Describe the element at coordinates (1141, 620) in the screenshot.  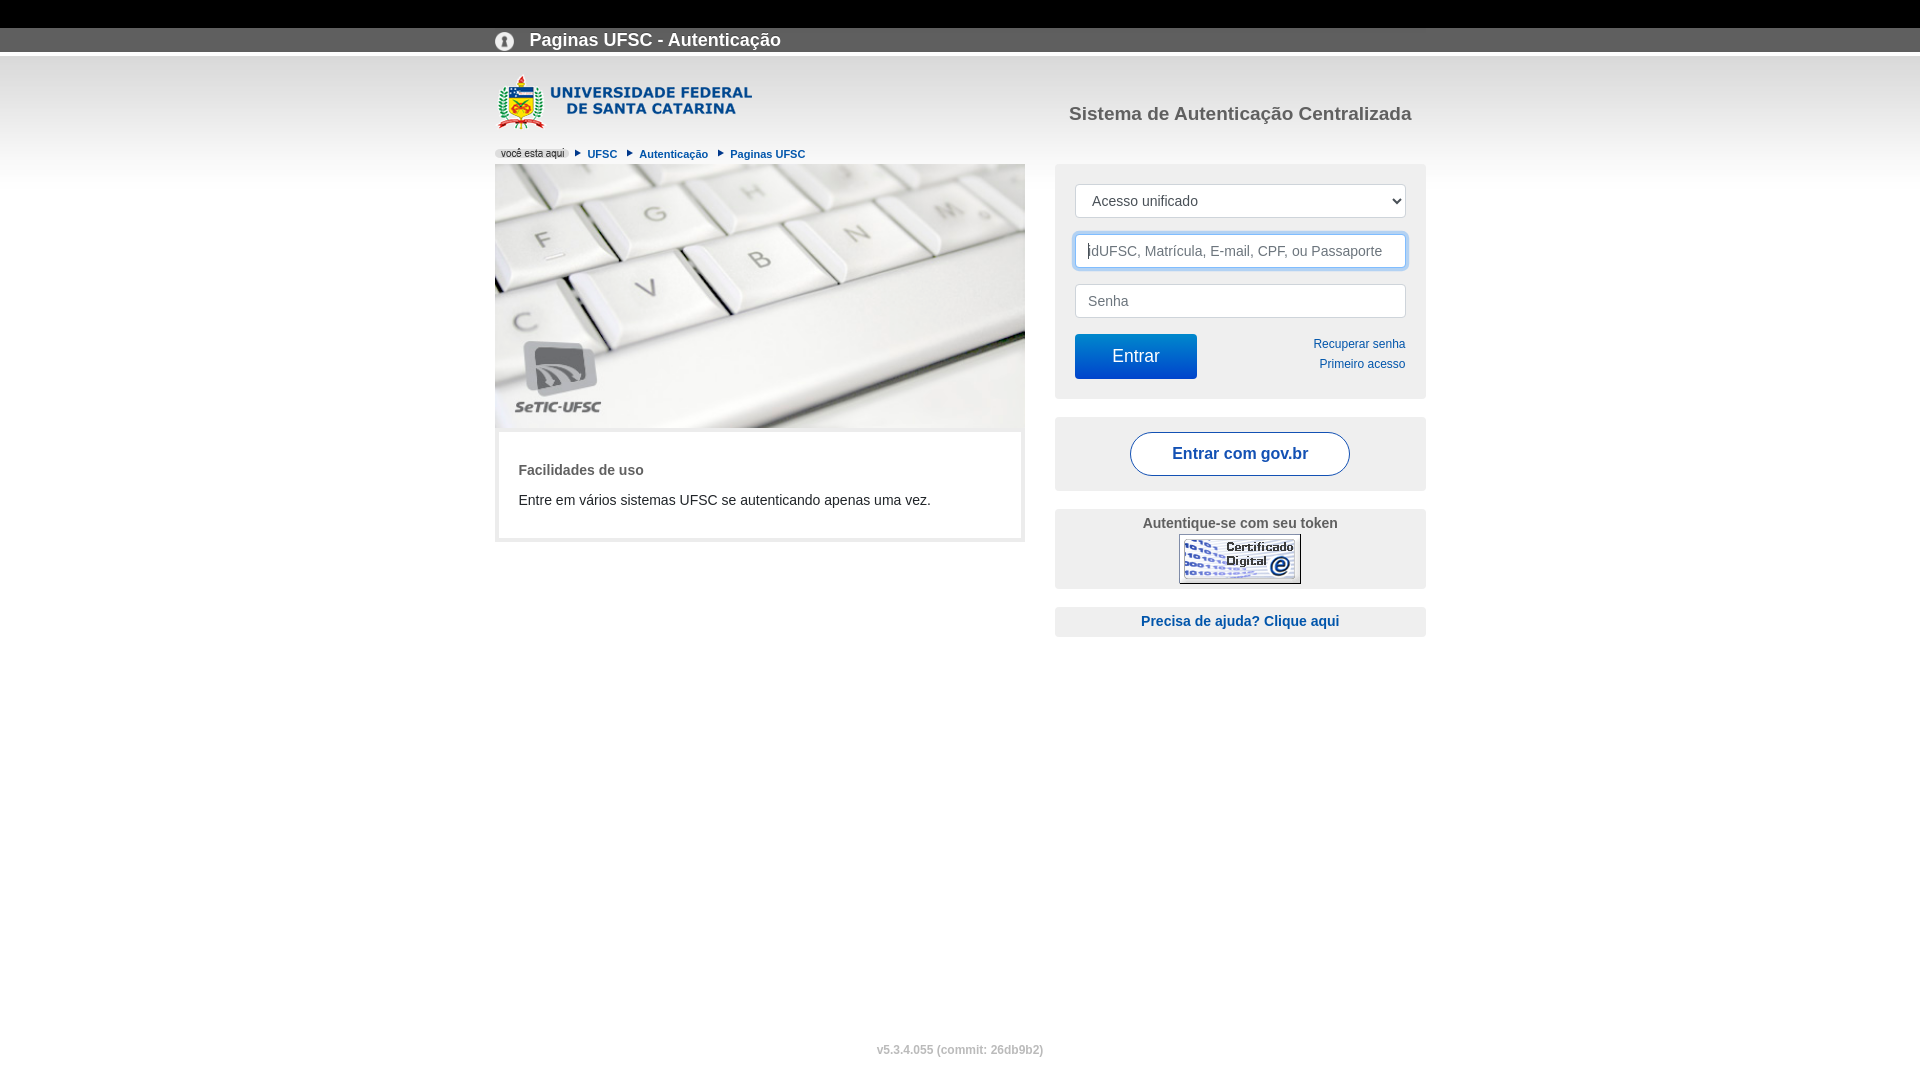
I see `'Precisa de ajuda? Clique aqui'` at that location.